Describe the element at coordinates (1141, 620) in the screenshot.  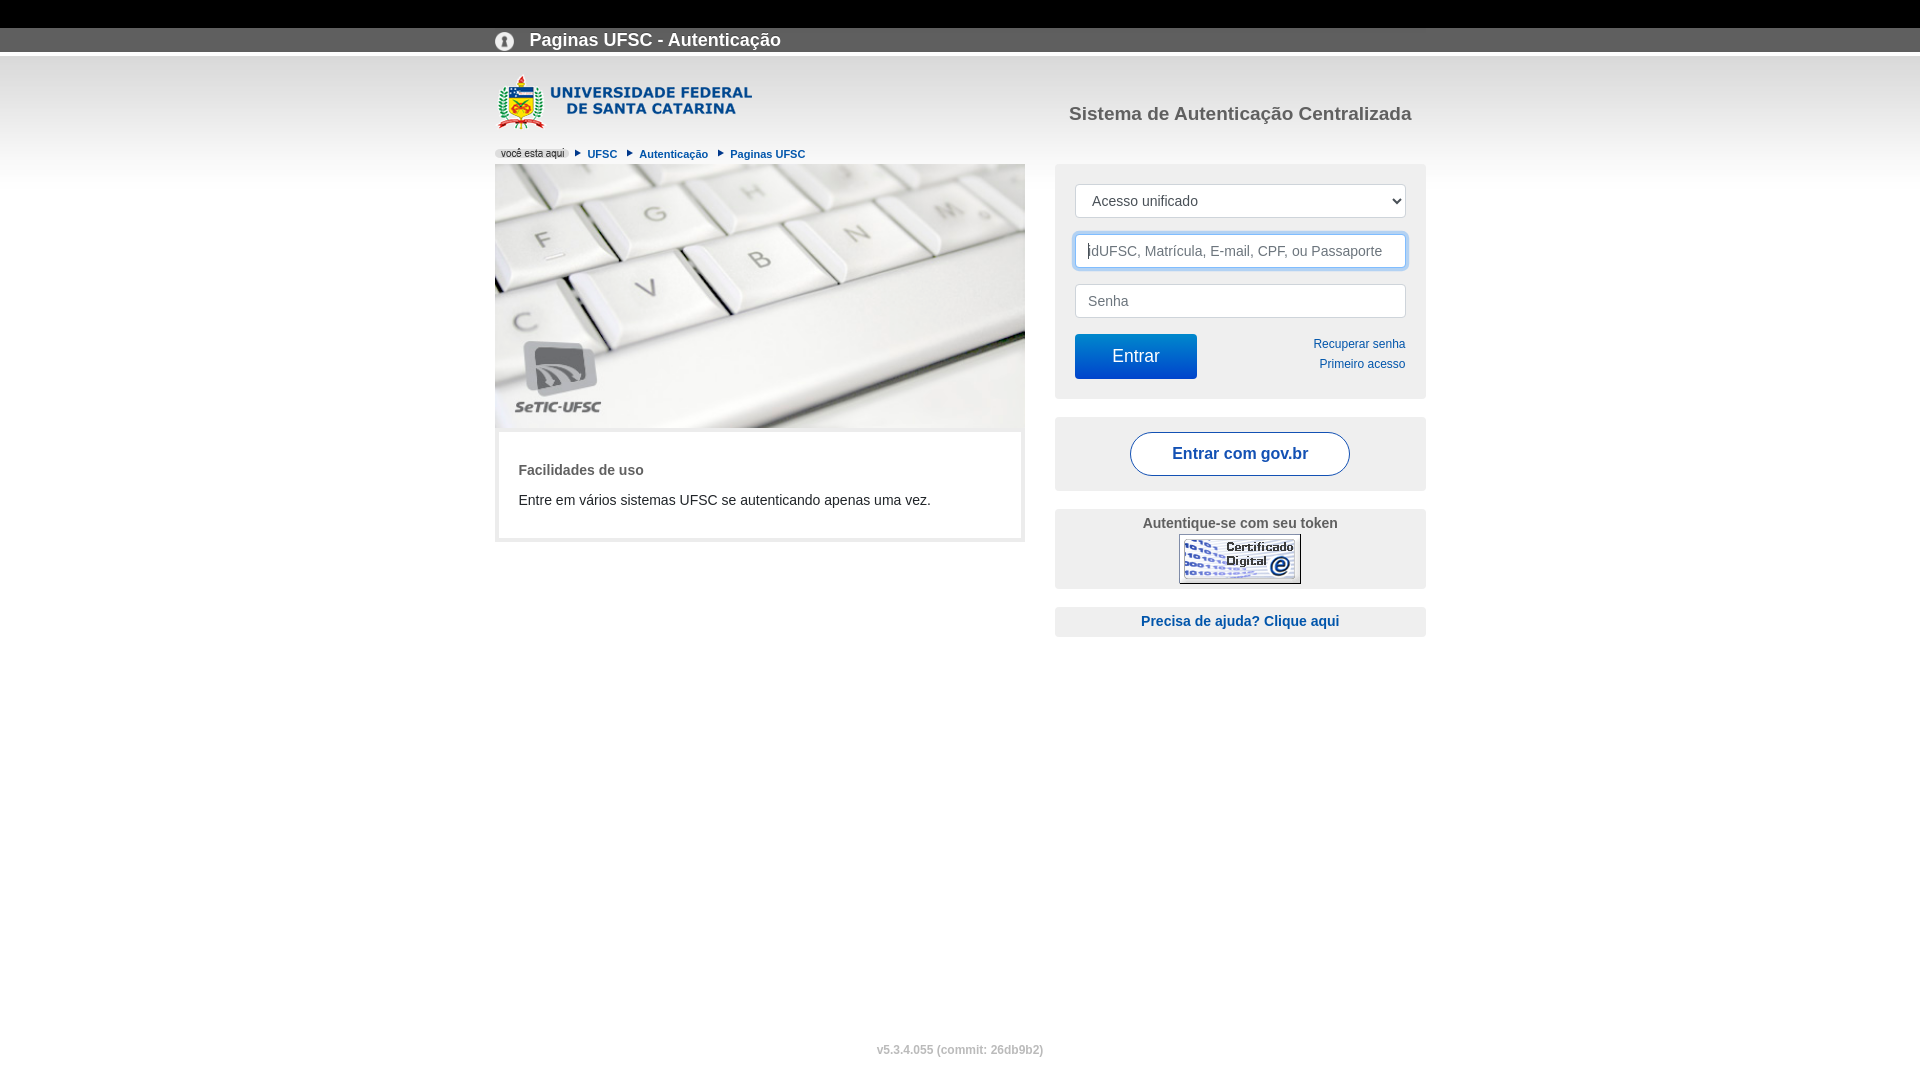
I see `'Precisa de ajuda? Clique aqui'` at that location.